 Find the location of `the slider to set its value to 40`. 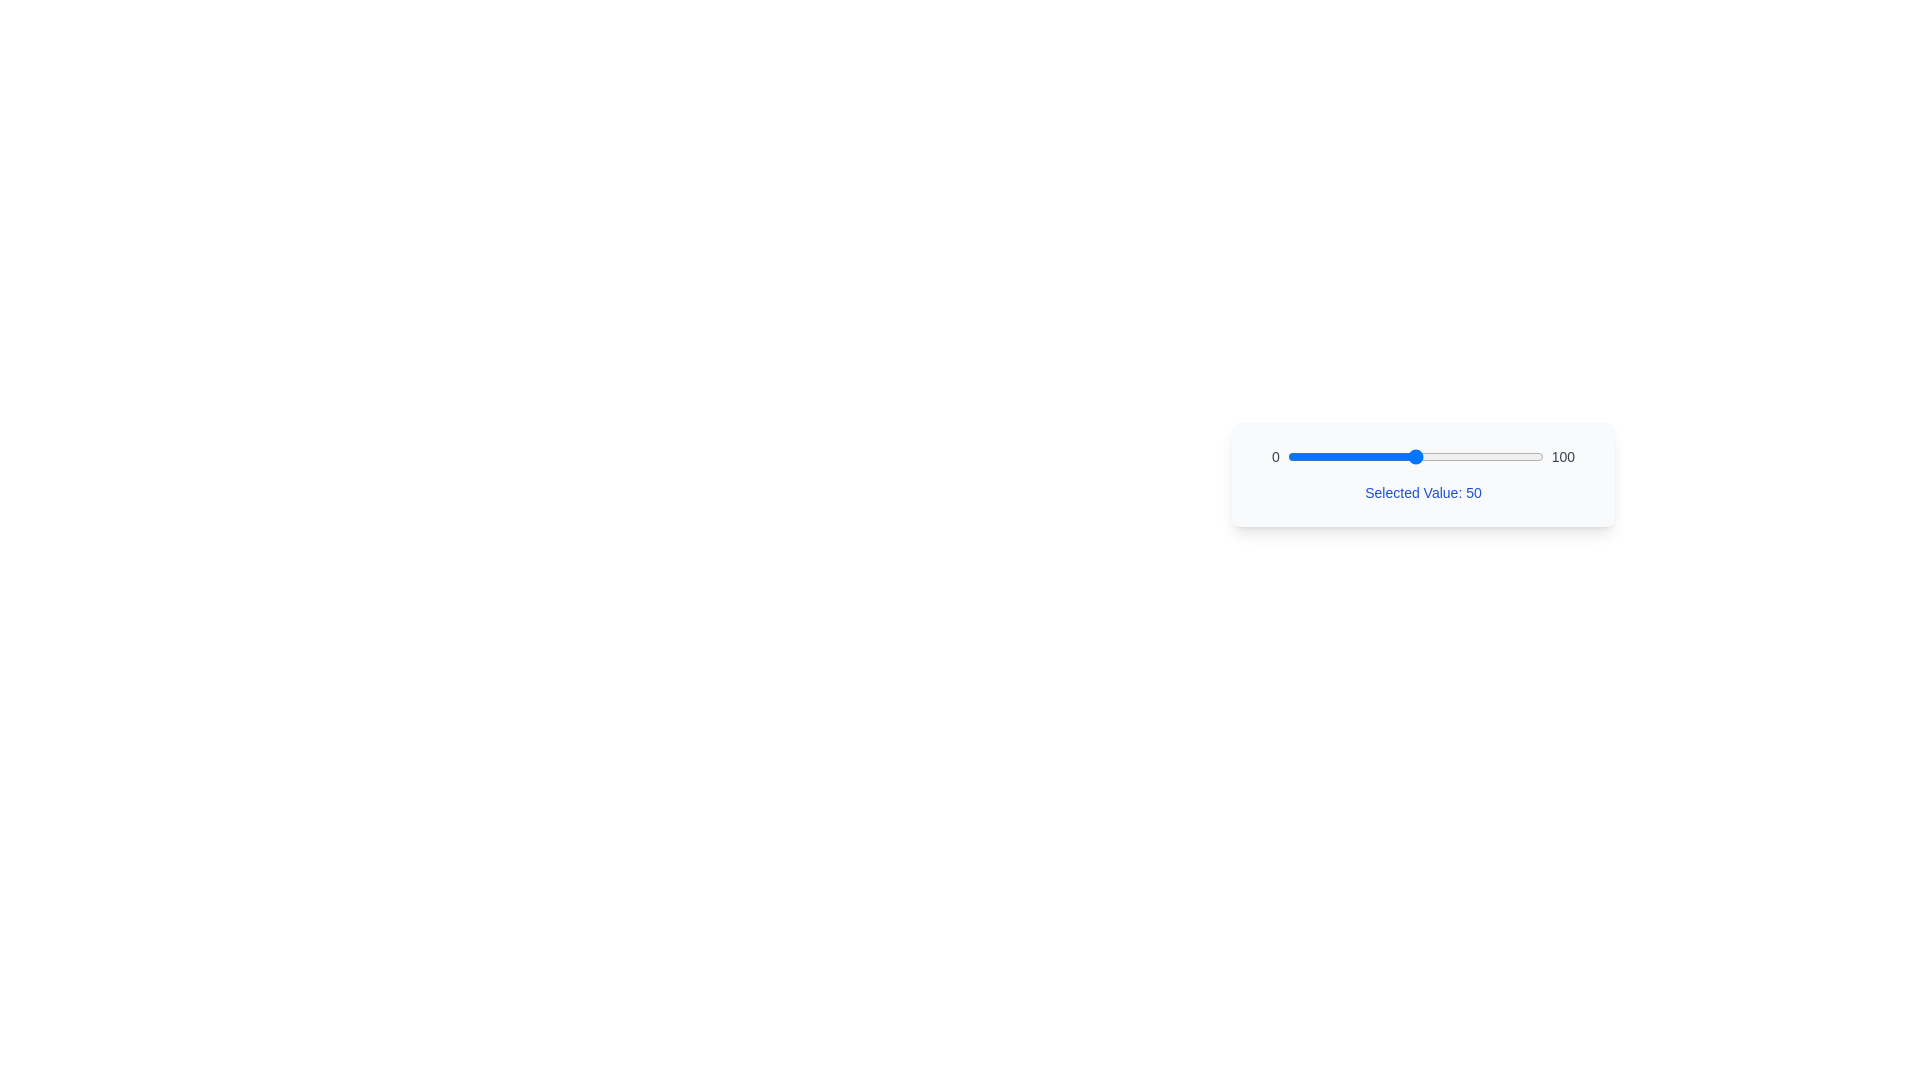

the slider to set its value to 40 is located at coordinates (1389, 456).